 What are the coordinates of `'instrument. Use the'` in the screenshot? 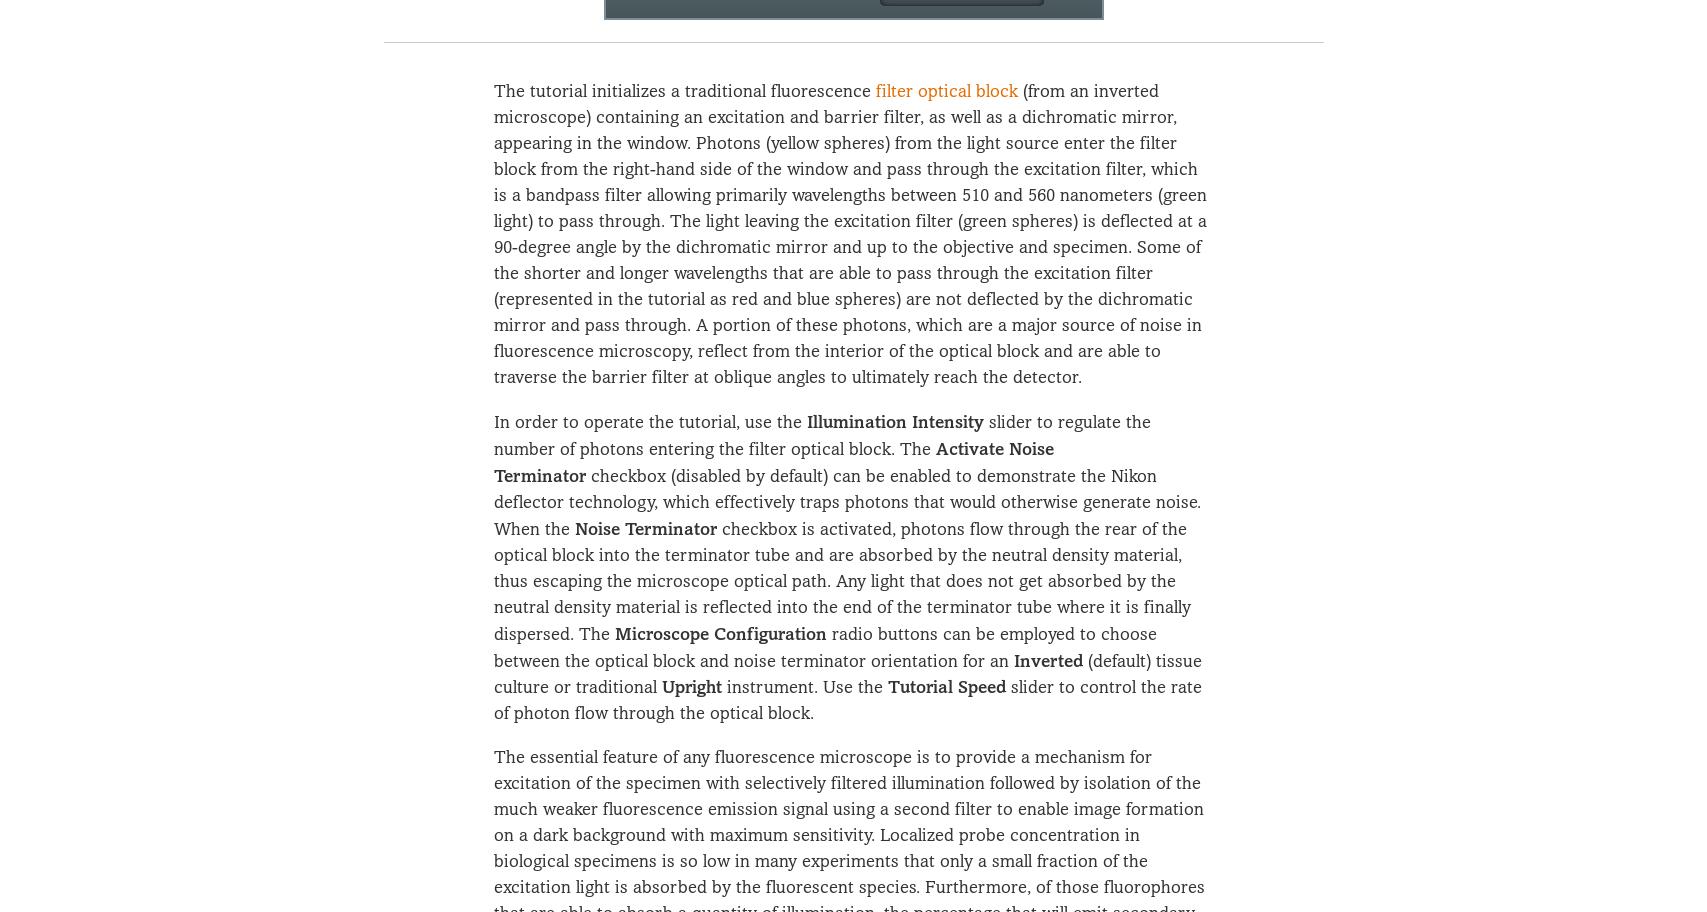 It's located at (803, 687).